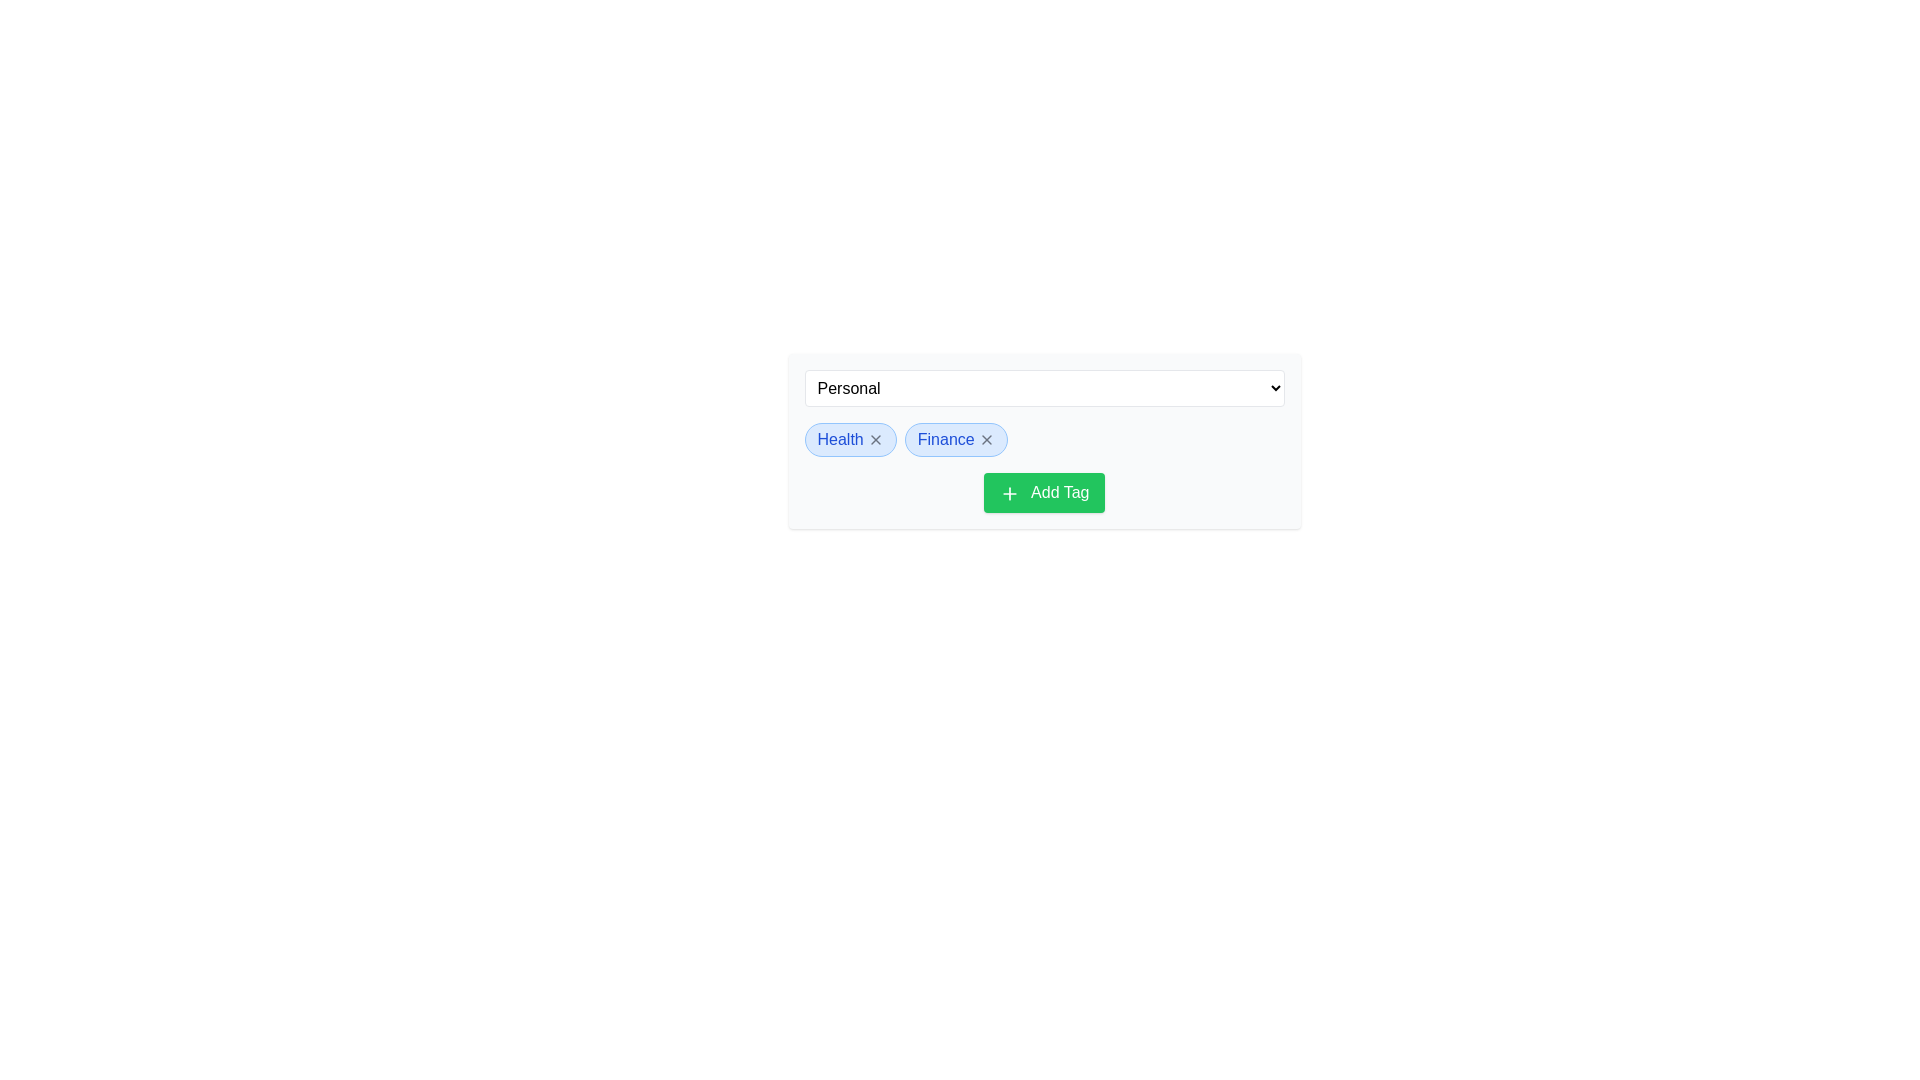 Image resolution: width=1920 pixels, height=1080 pixels. Describe the element at coordinates (875, 438) in the screenshot. I see `the interactive close button located to the far right within the 'Health' tag to change its color to red` at that location.